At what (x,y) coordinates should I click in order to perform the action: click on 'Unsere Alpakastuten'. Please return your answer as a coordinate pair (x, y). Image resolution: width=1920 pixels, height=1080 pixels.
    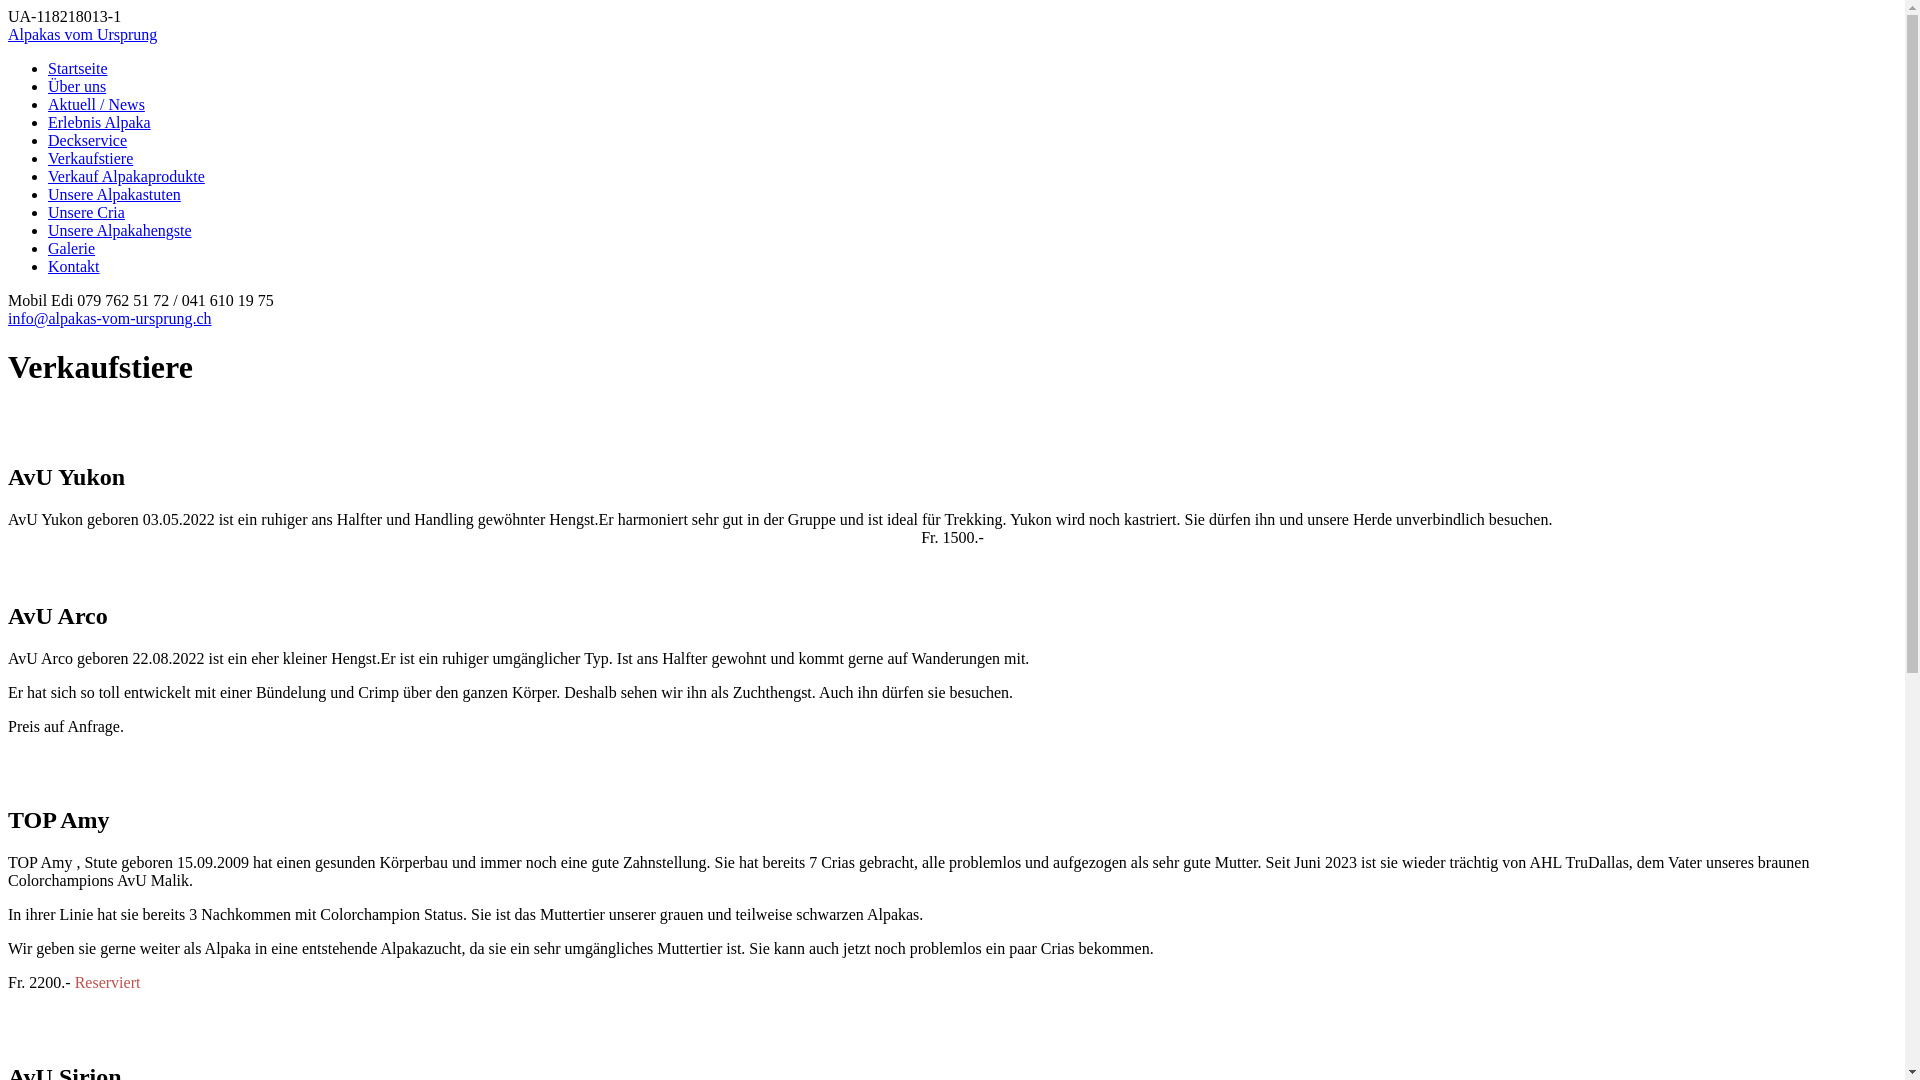
    Looking at the image, I should click on (113, 194).